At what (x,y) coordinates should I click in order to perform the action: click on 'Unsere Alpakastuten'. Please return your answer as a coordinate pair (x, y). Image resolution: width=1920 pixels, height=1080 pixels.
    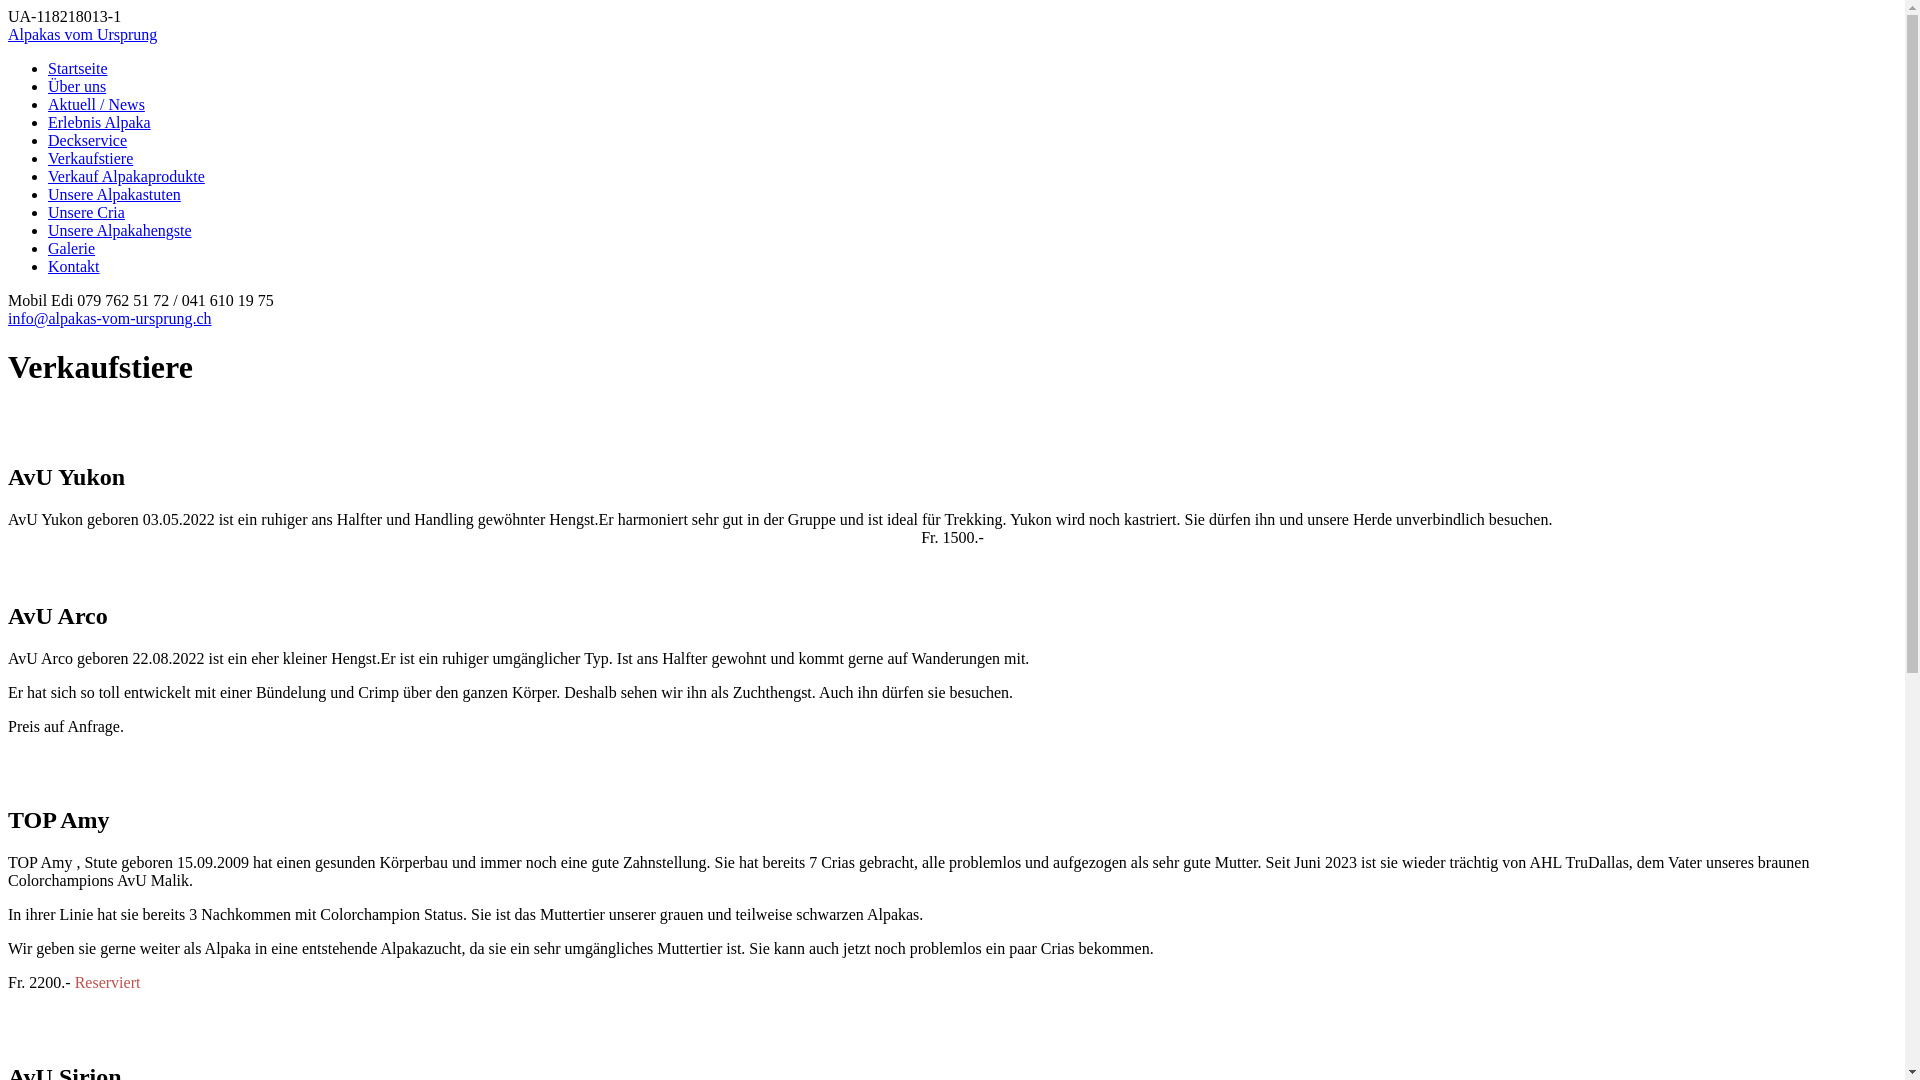
    Looking at the image, I should click on (113, 194).